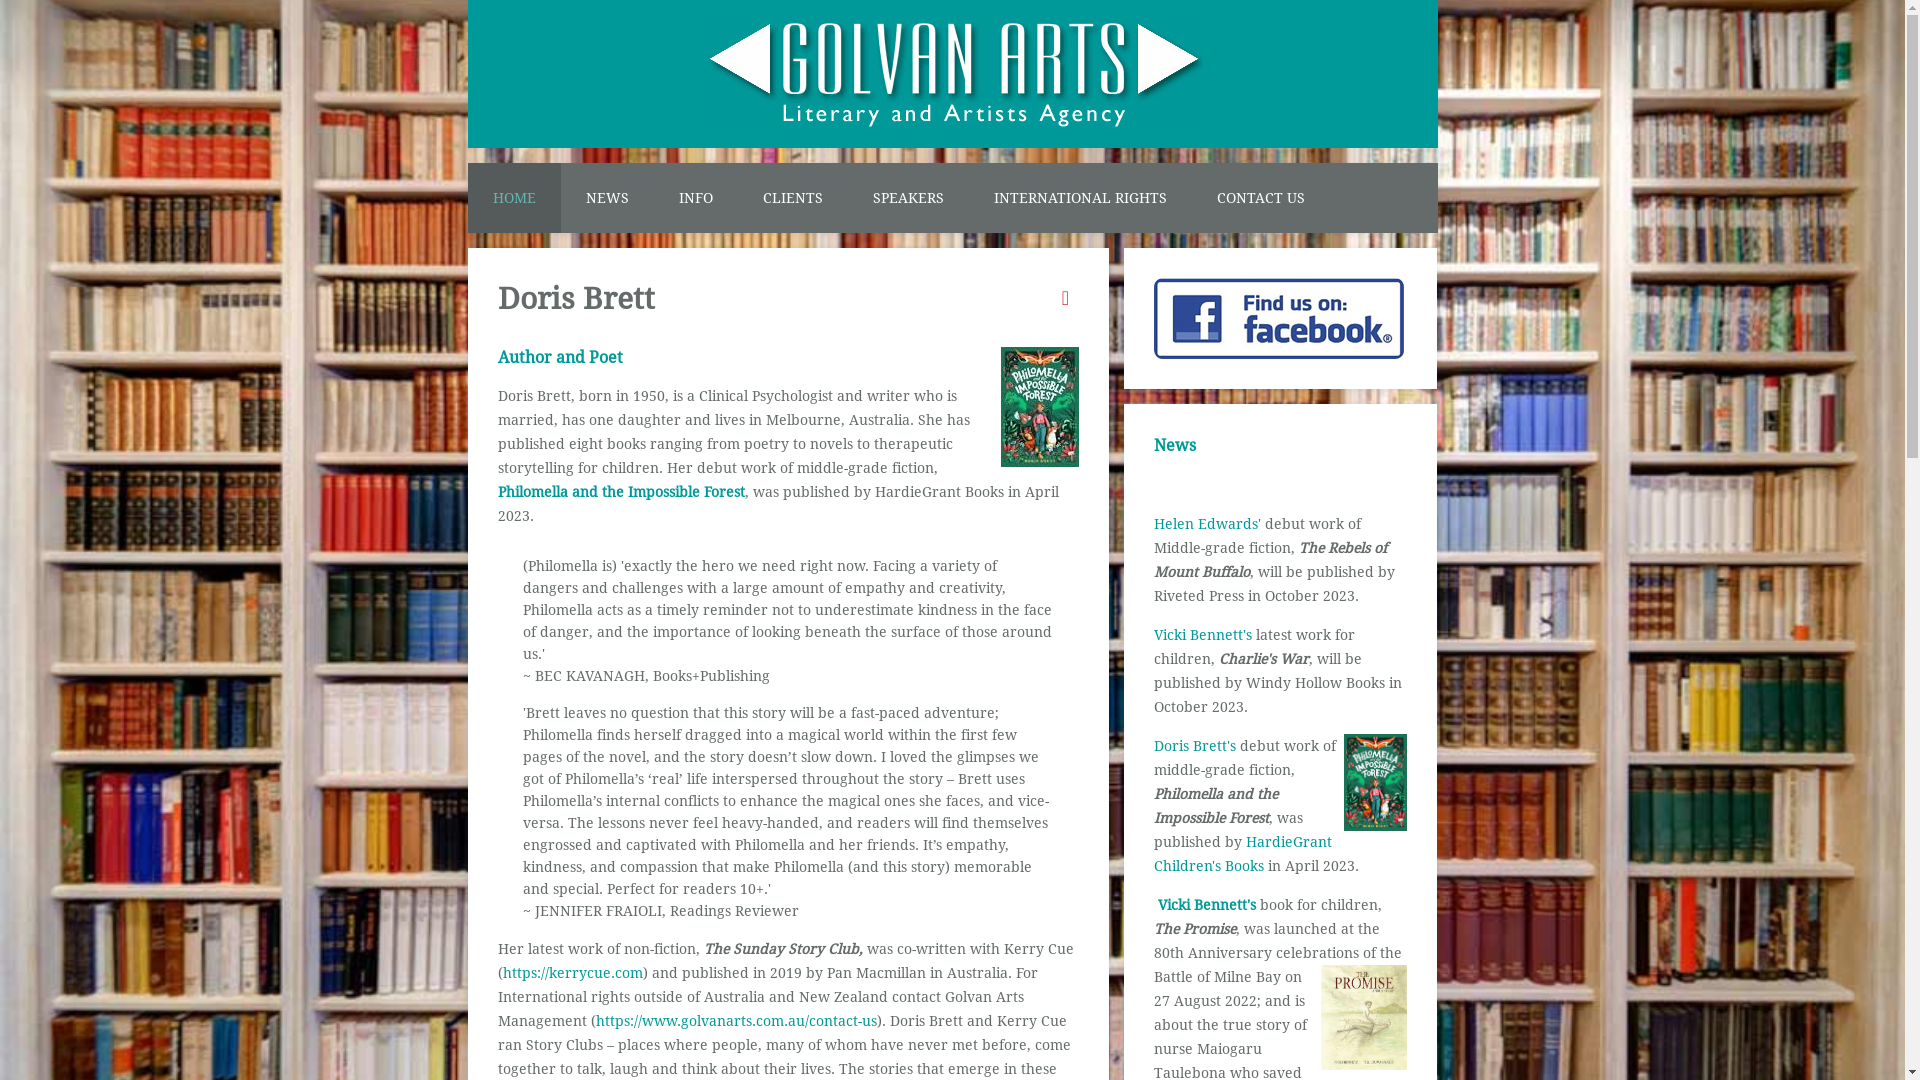 This screenshot has width=1920, height=1080. I want to click on 'Vicki Bennett's', so click(1205, 905).